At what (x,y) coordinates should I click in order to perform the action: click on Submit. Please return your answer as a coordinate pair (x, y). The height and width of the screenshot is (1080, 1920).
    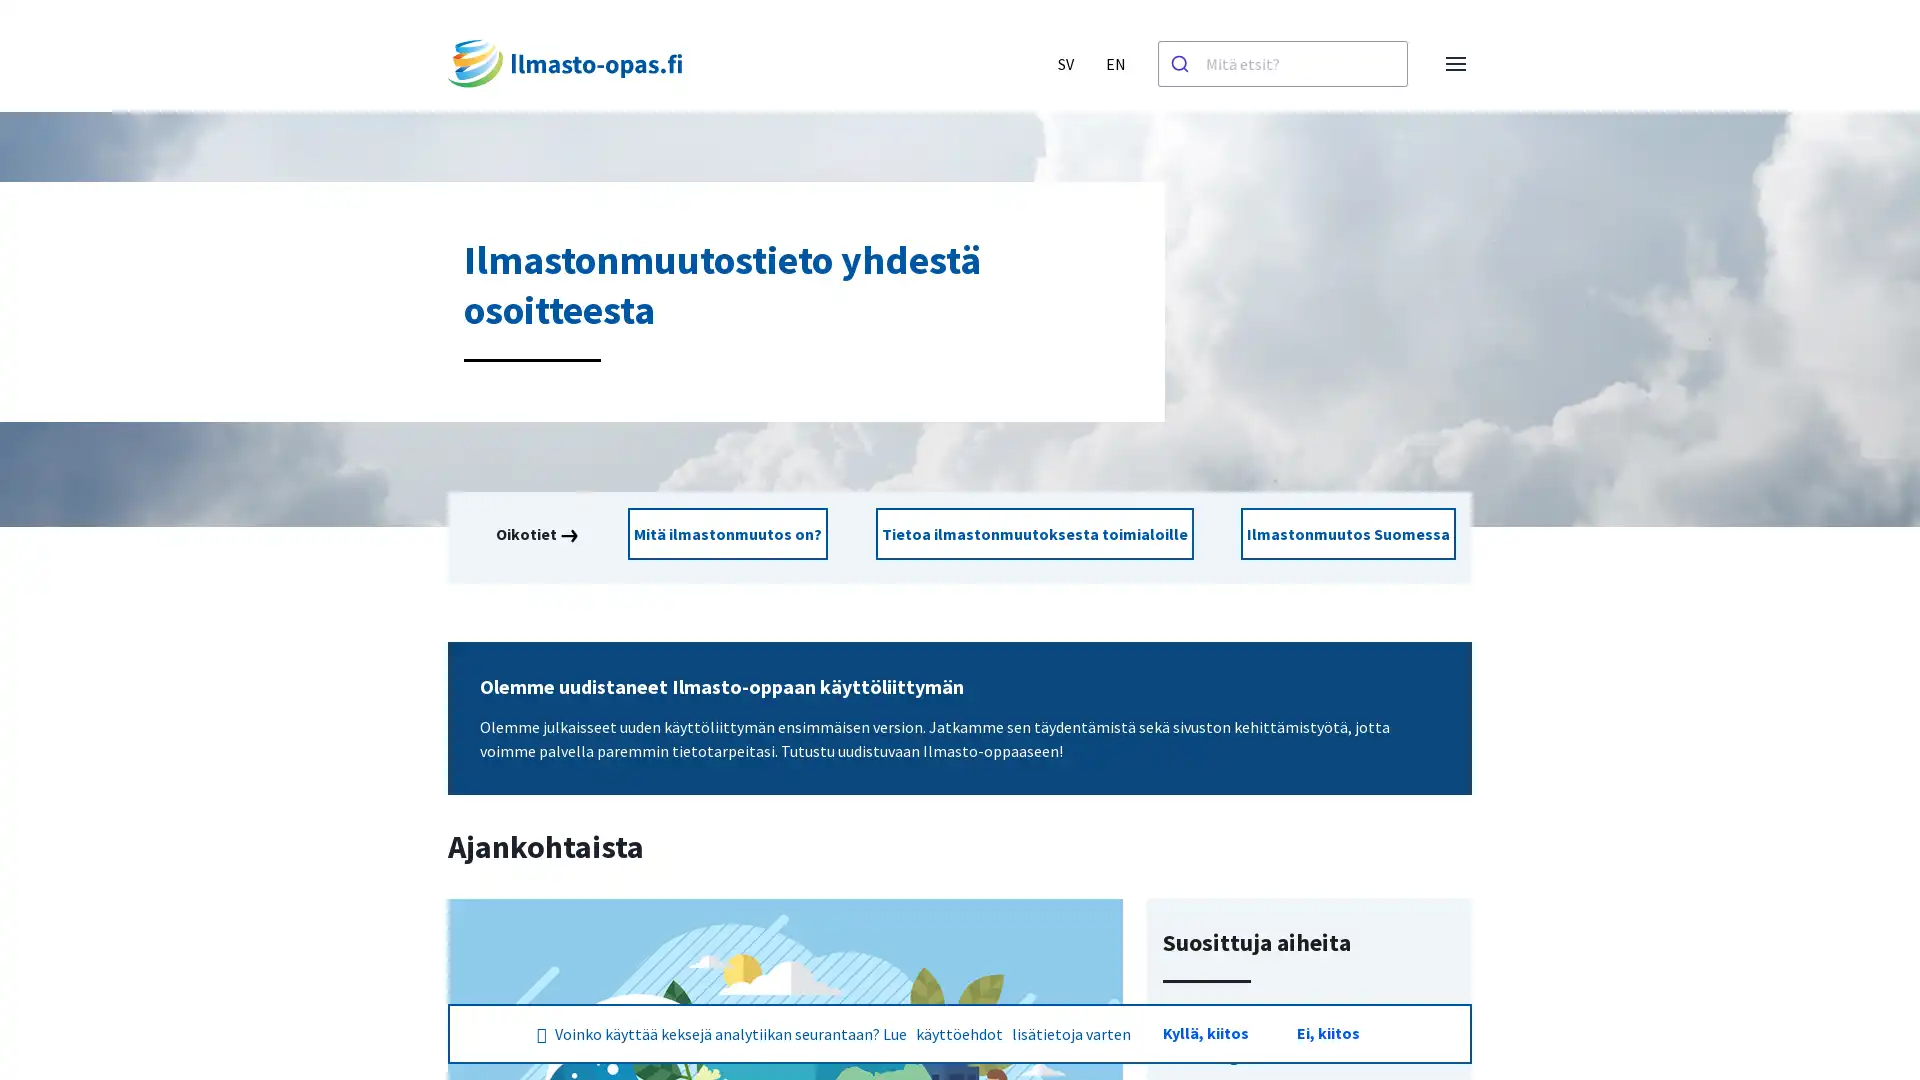
    Looking at the image, I should click on (1182, 63).